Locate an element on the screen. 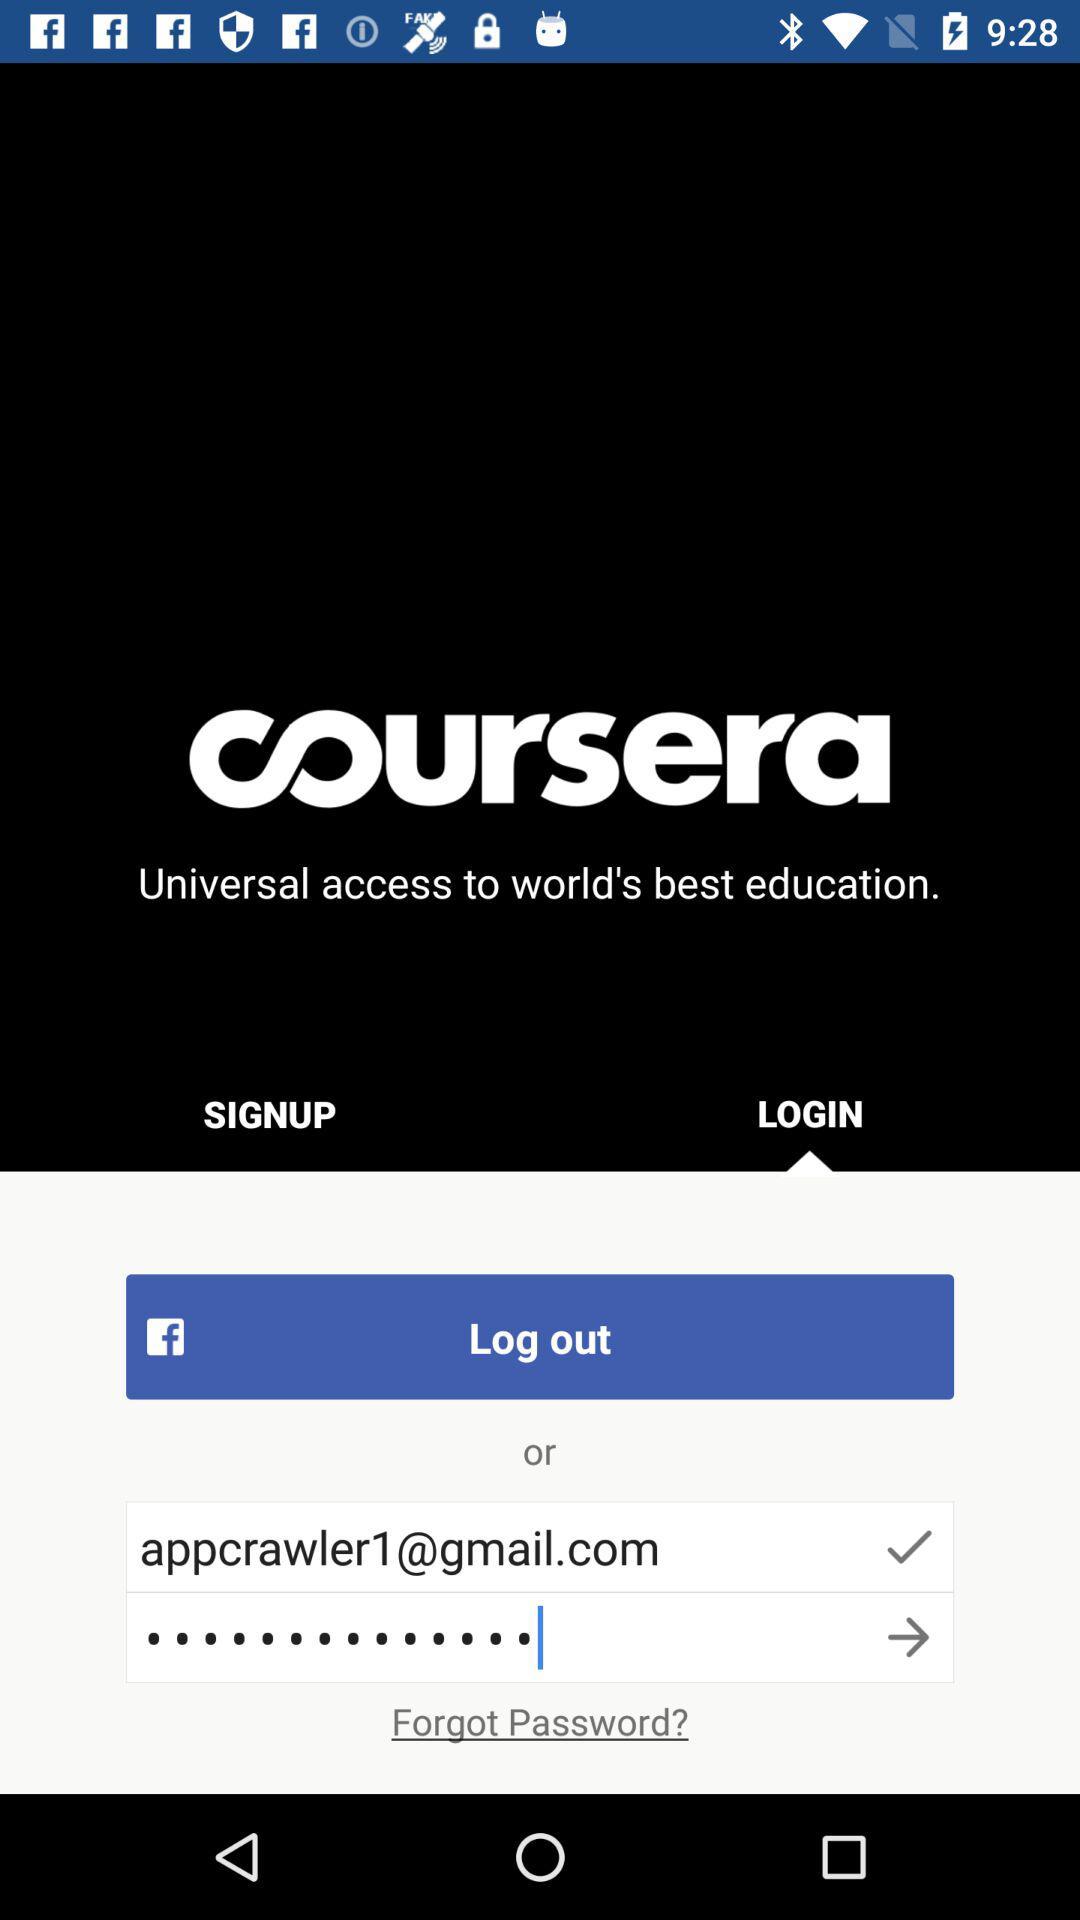 This screenshot has height=1920, width=1080. the item below appcrawler1@gmail.com is located at coordinates (540, 1637).